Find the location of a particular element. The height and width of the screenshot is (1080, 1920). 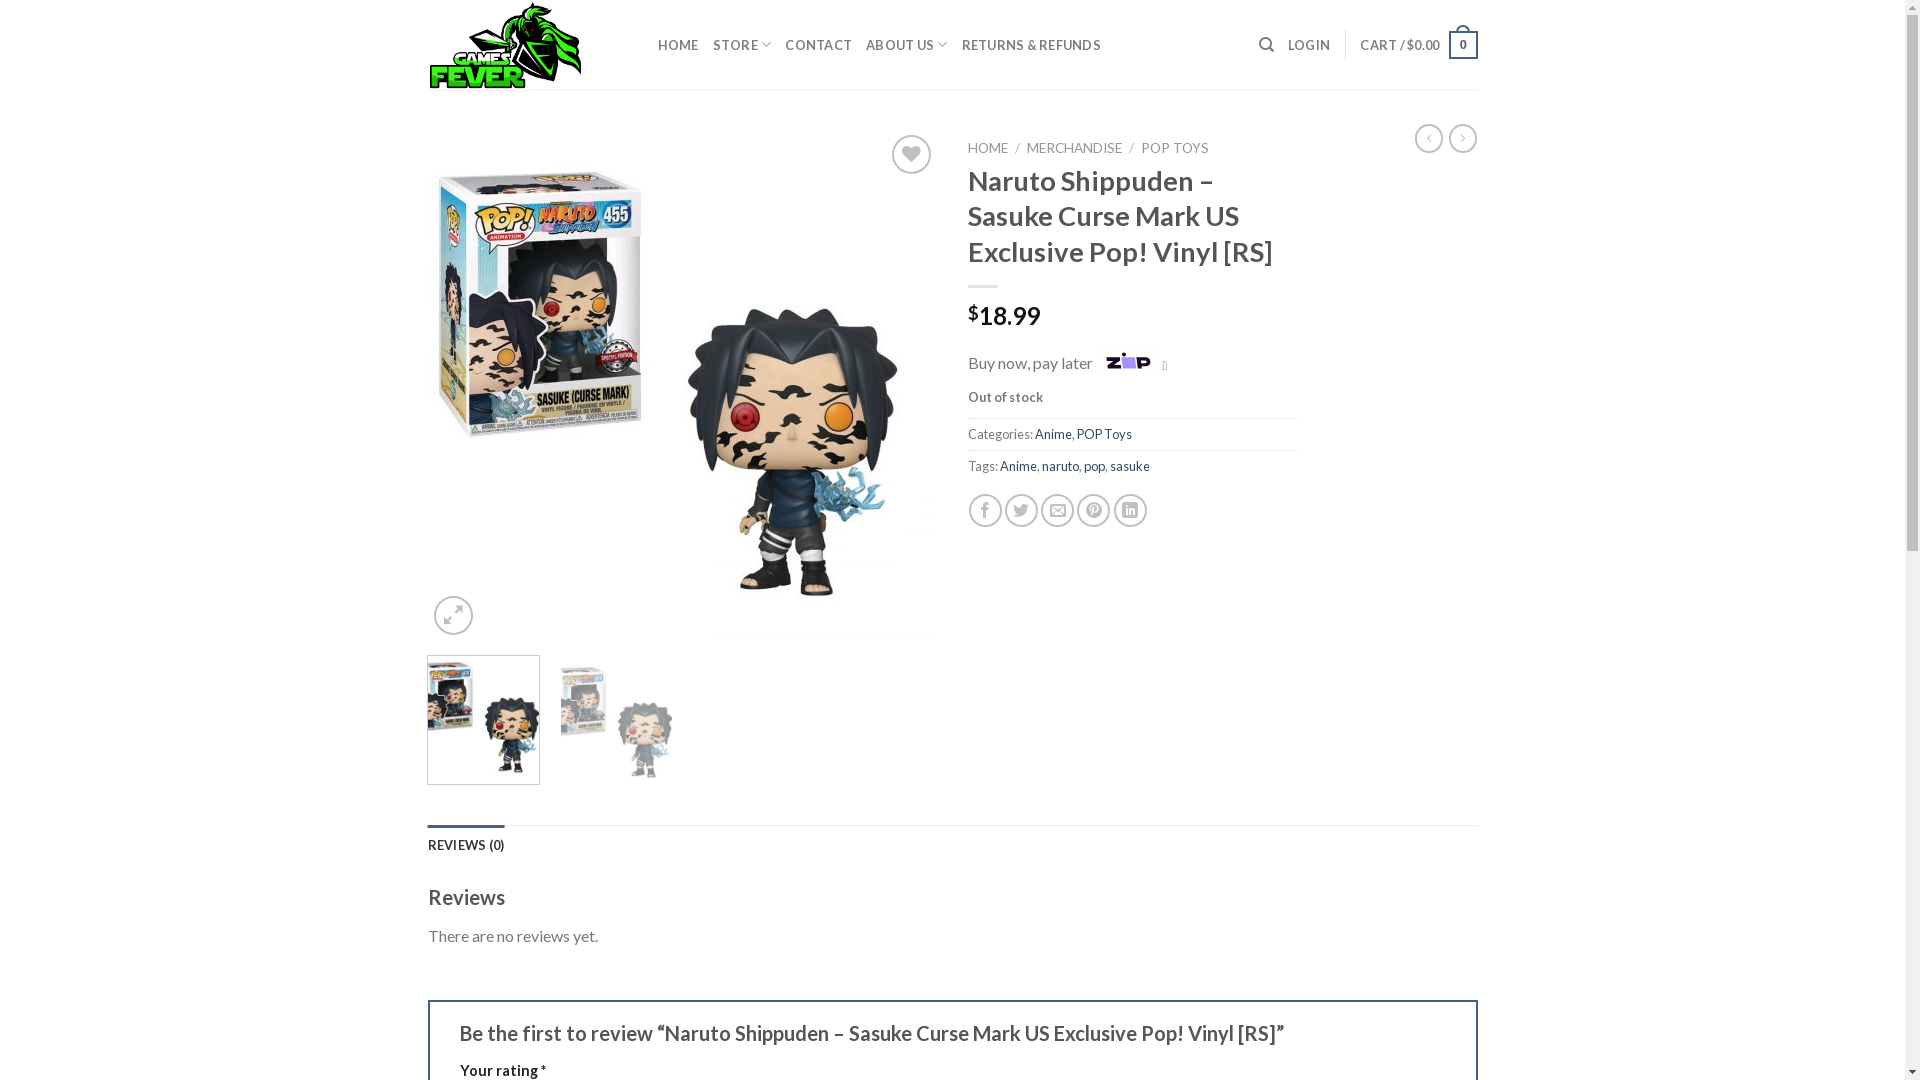

'Share on Twitter' is located at coordinates (1021, 509).